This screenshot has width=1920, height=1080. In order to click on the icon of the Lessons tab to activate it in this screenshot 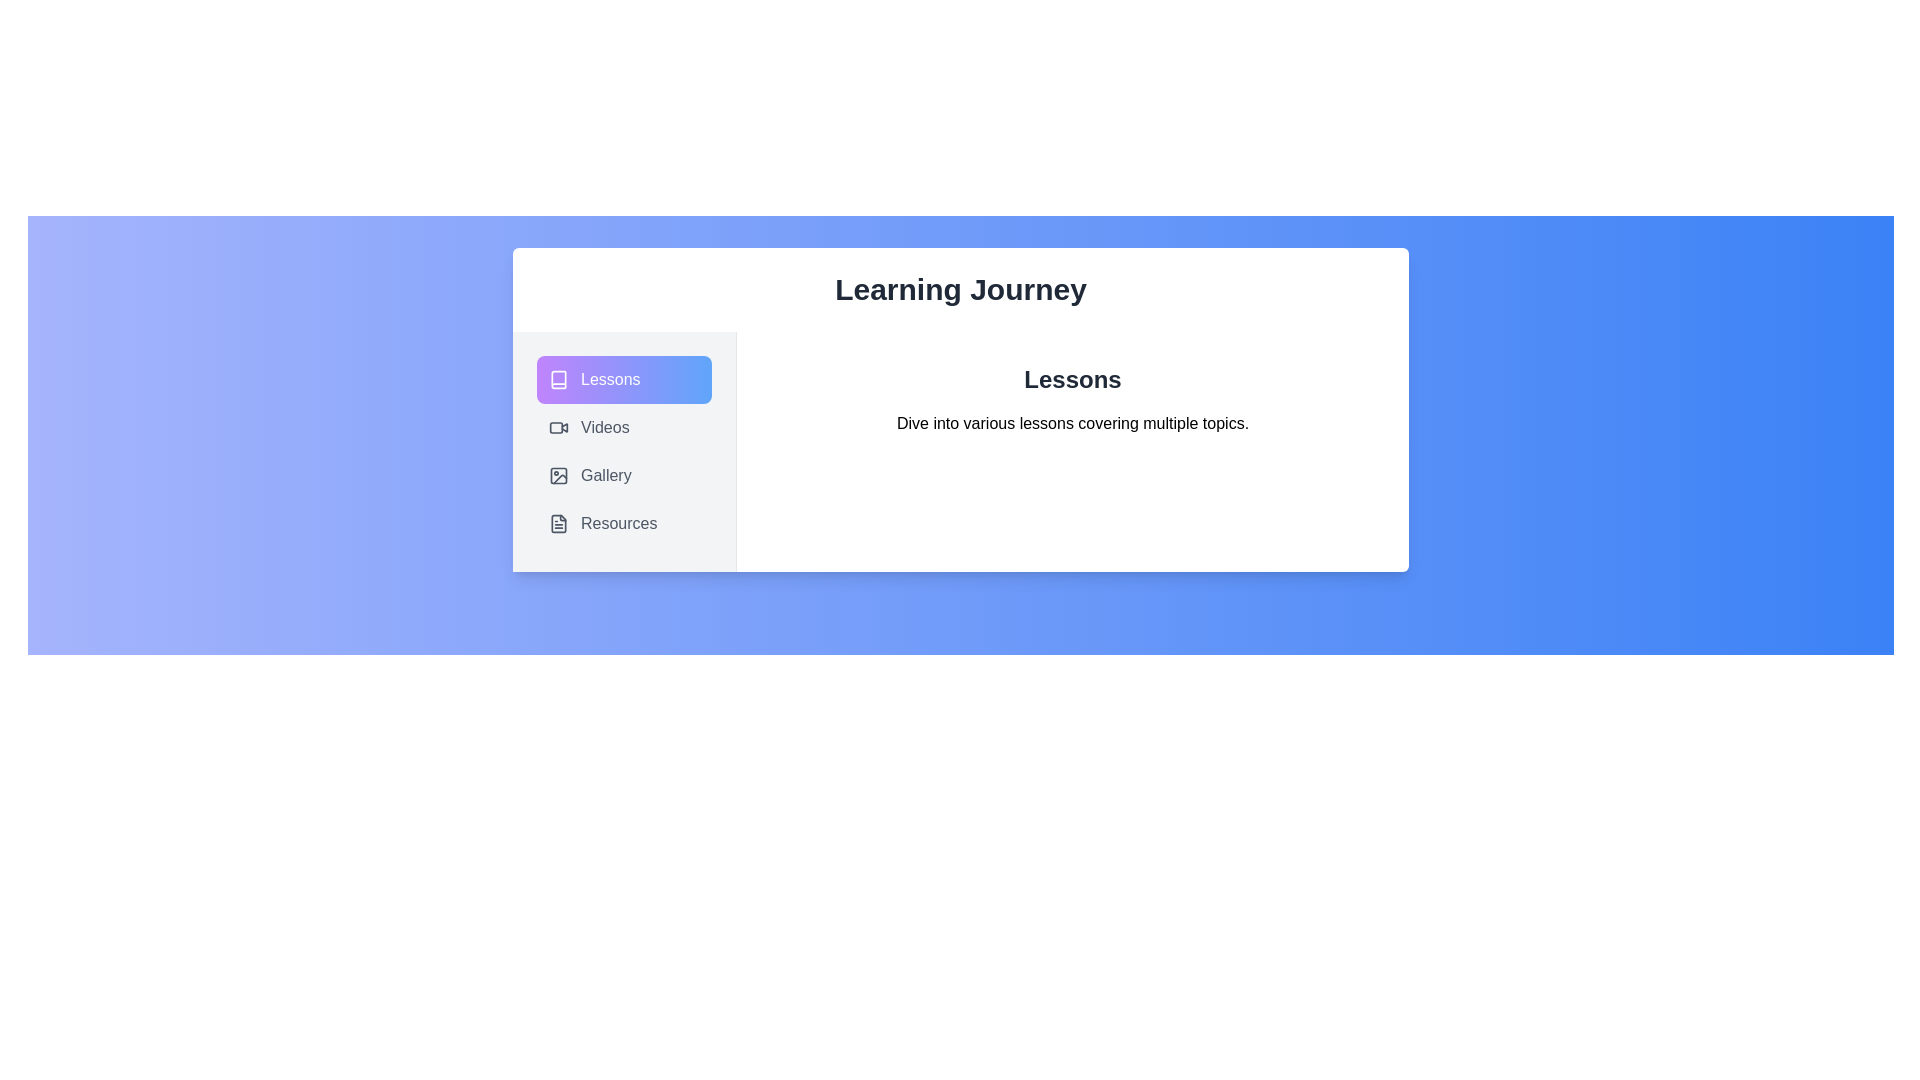, I will do `click(558, 380)`.